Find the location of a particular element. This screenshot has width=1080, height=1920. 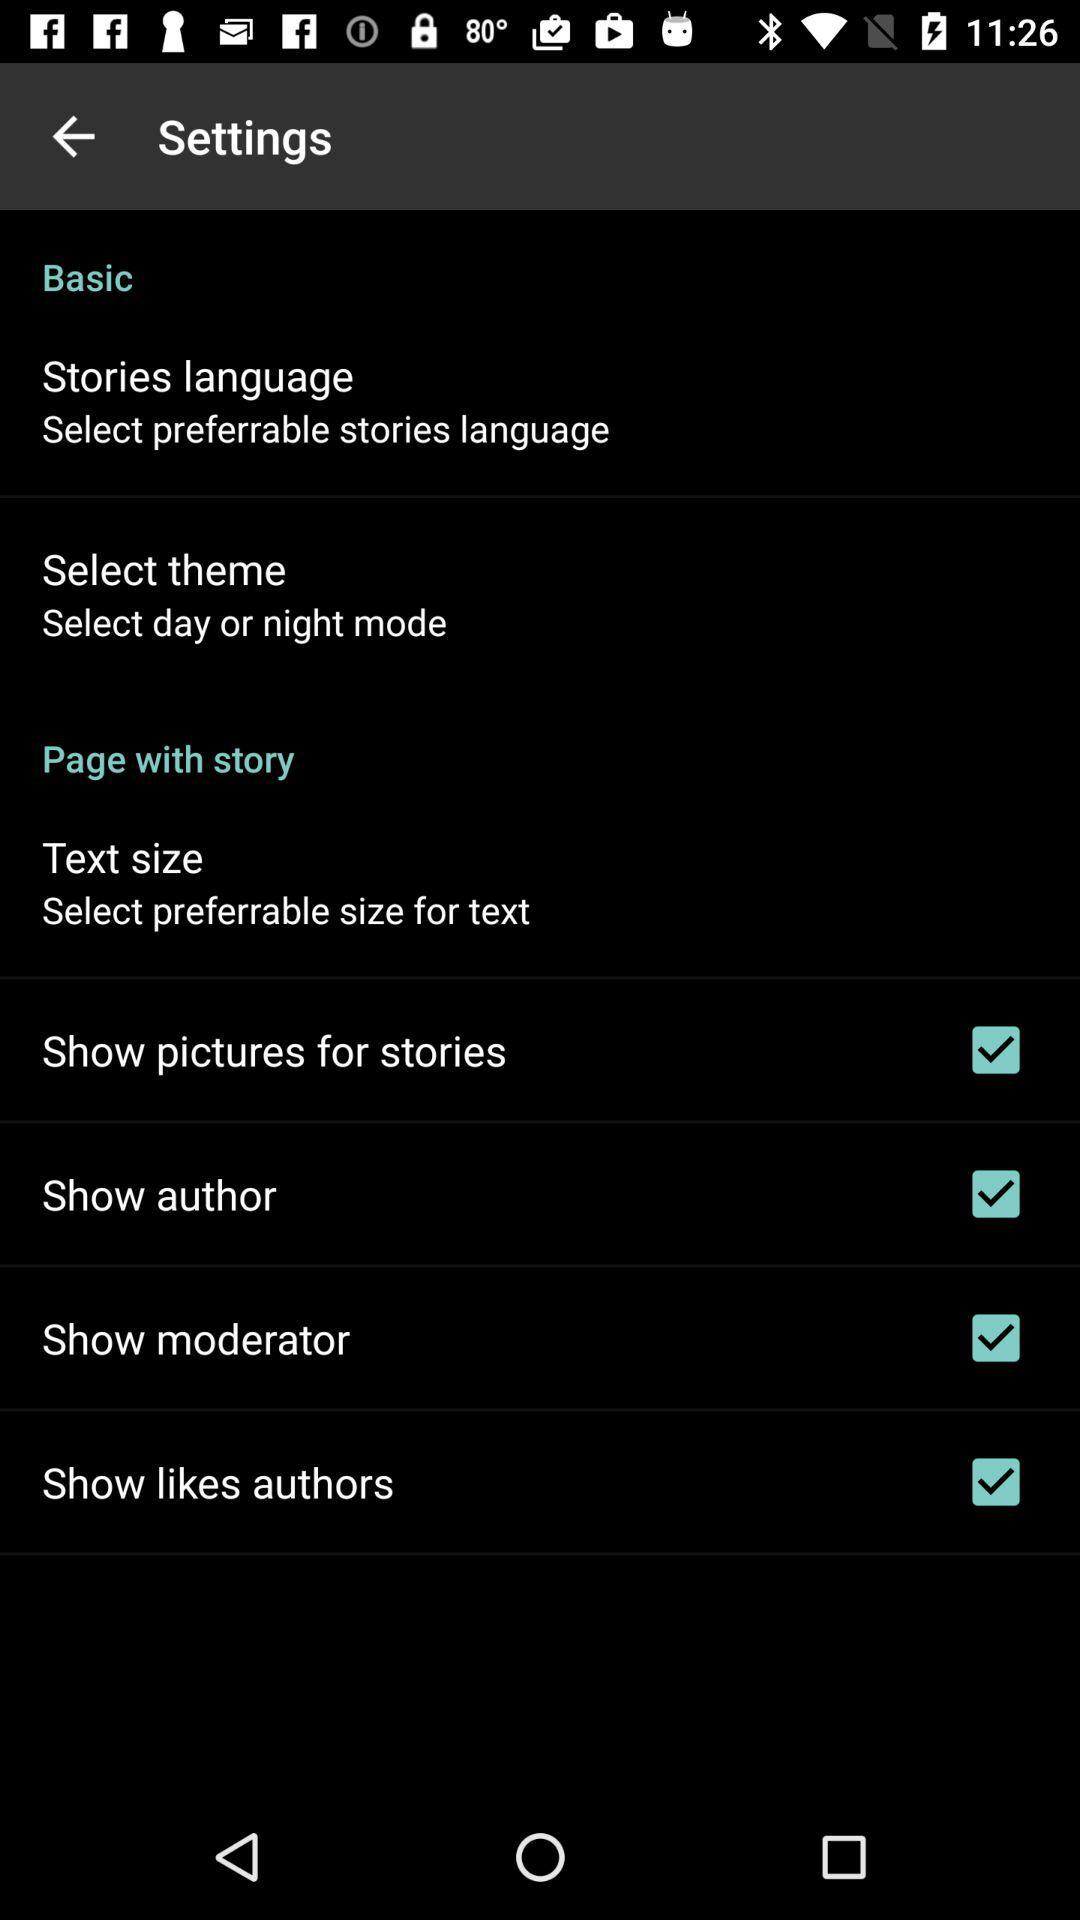

the icon above the text size is located at coordinates (540, 736).